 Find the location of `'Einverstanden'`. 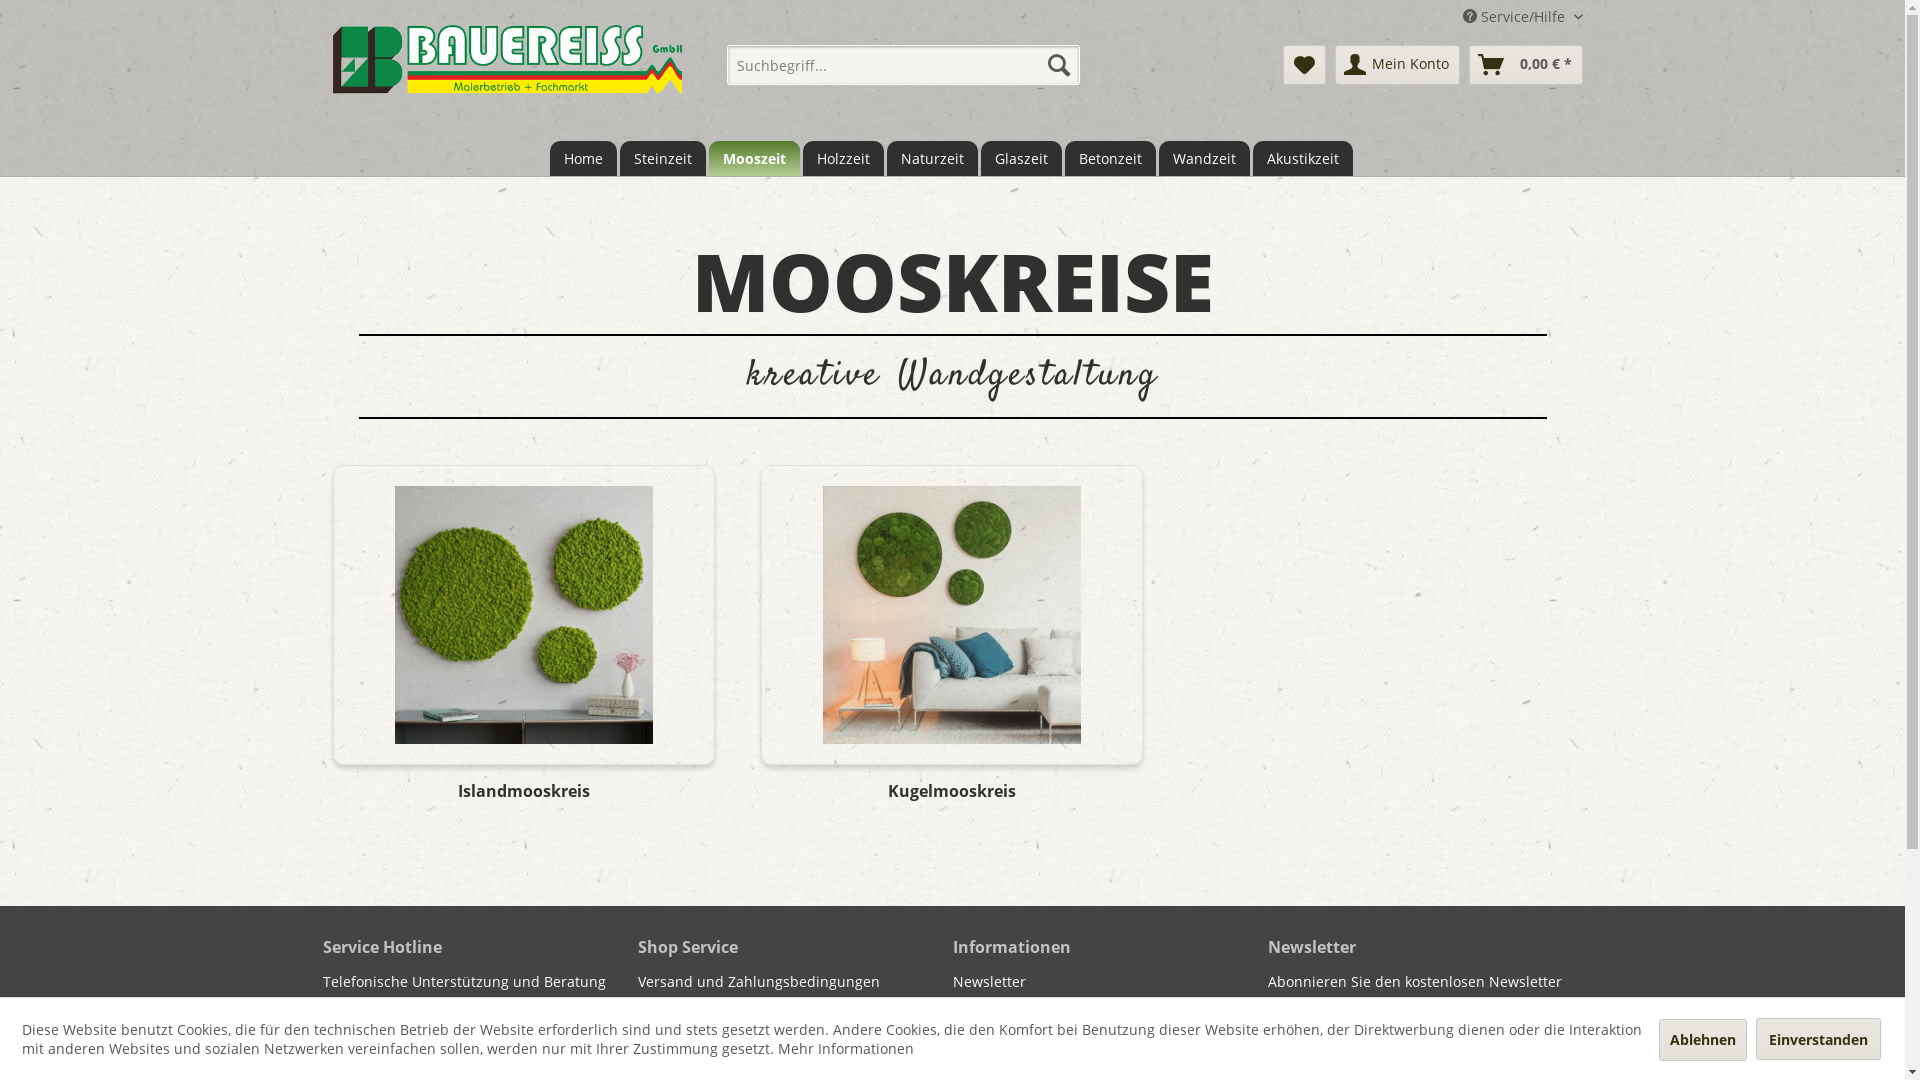

'Einverstanden' is located at coordinates (1818, 1037).